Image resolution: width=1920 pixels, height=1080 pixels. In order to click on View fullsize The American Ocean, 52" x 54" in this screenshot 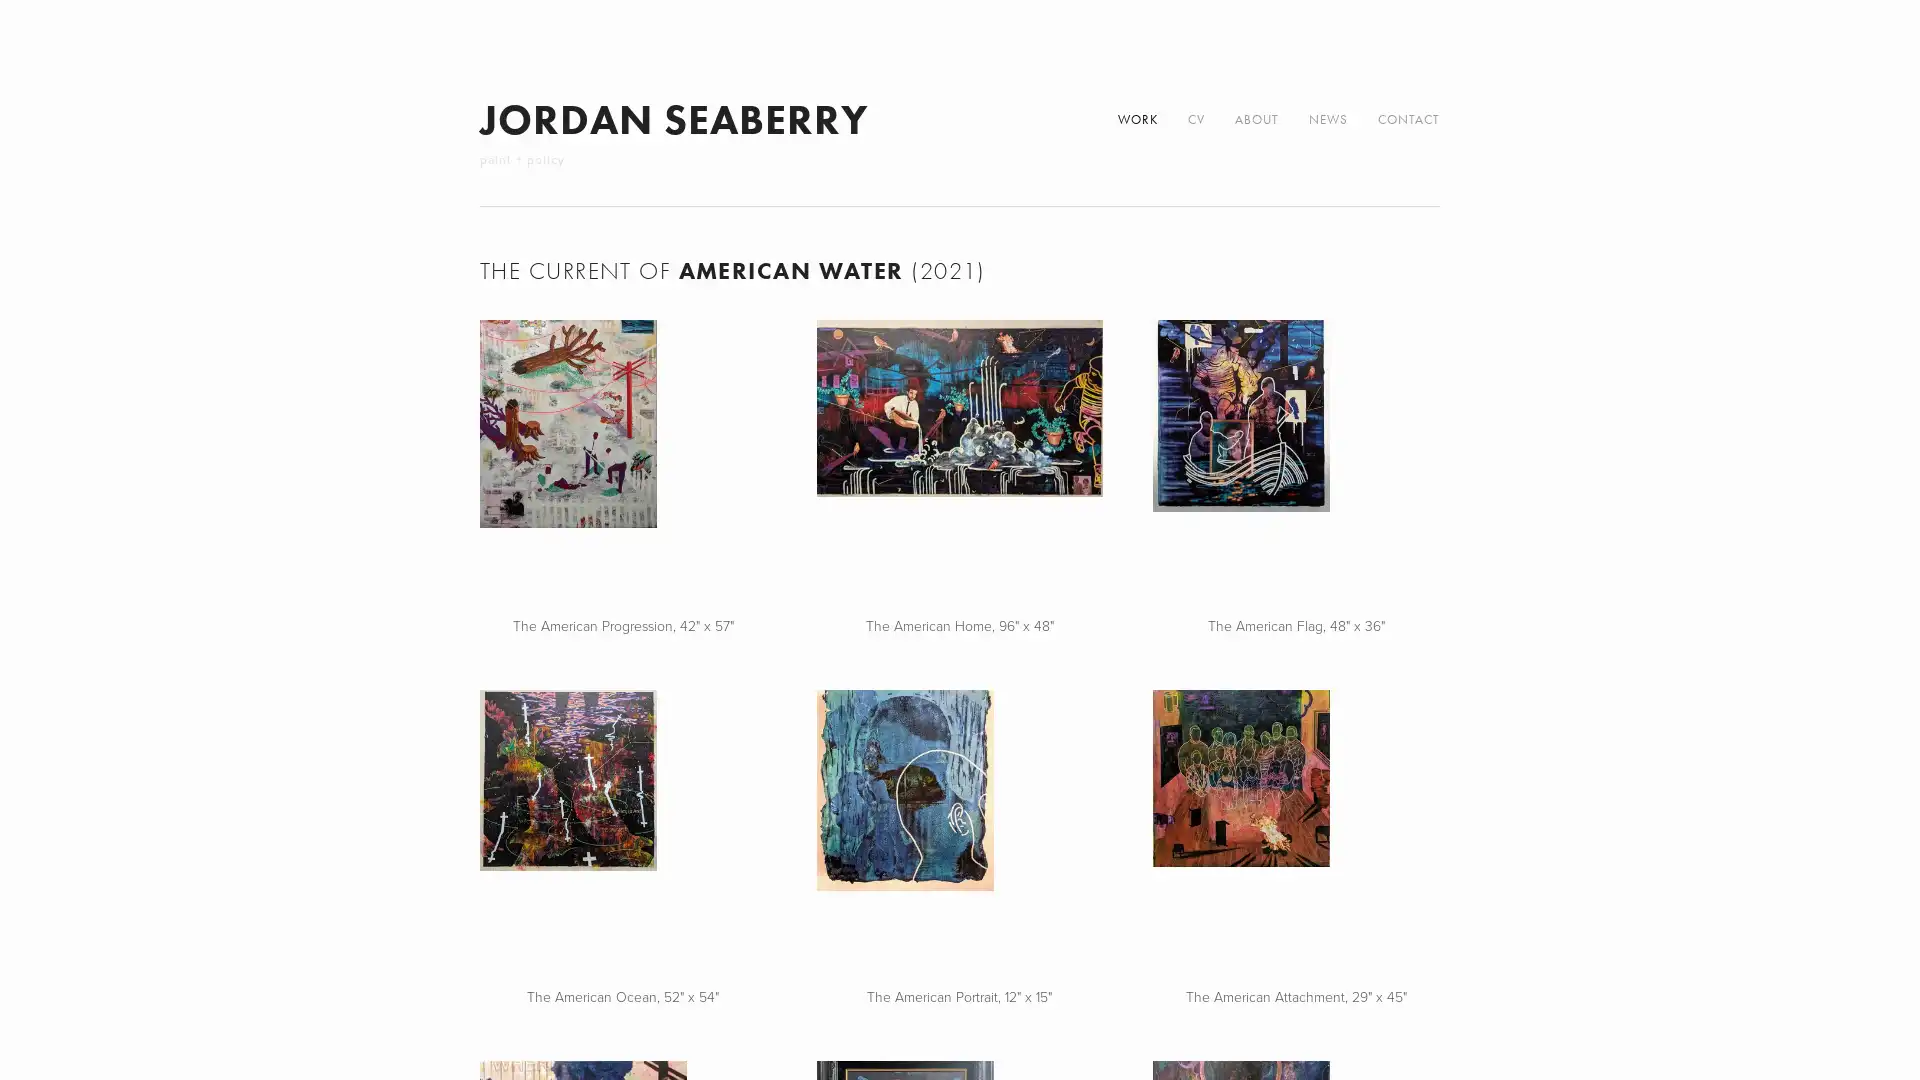, I will do `click(622, 833)`.